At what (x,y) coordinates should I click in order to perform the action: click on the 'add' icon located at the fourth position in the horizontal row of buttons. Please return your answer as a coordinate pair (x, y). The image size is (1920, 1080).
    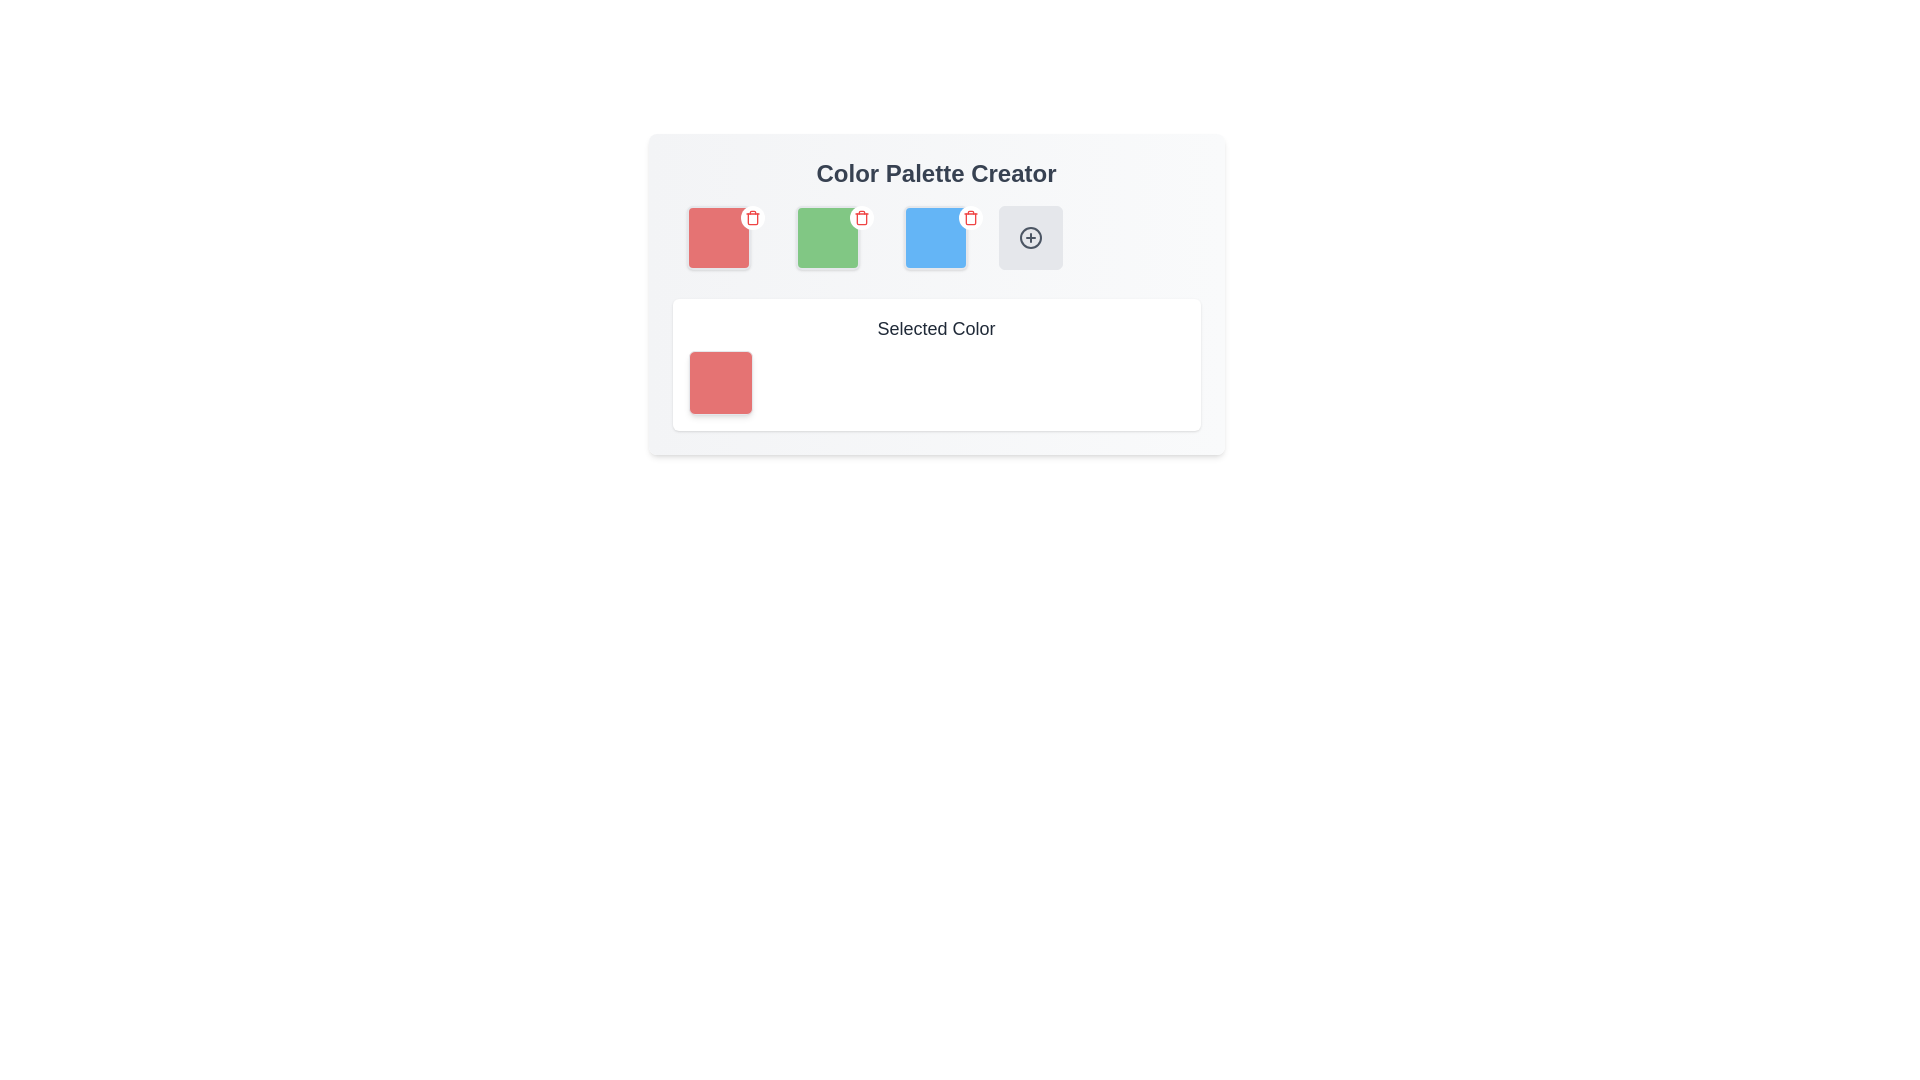
    Looking at the image, I should click on (1030, 237).